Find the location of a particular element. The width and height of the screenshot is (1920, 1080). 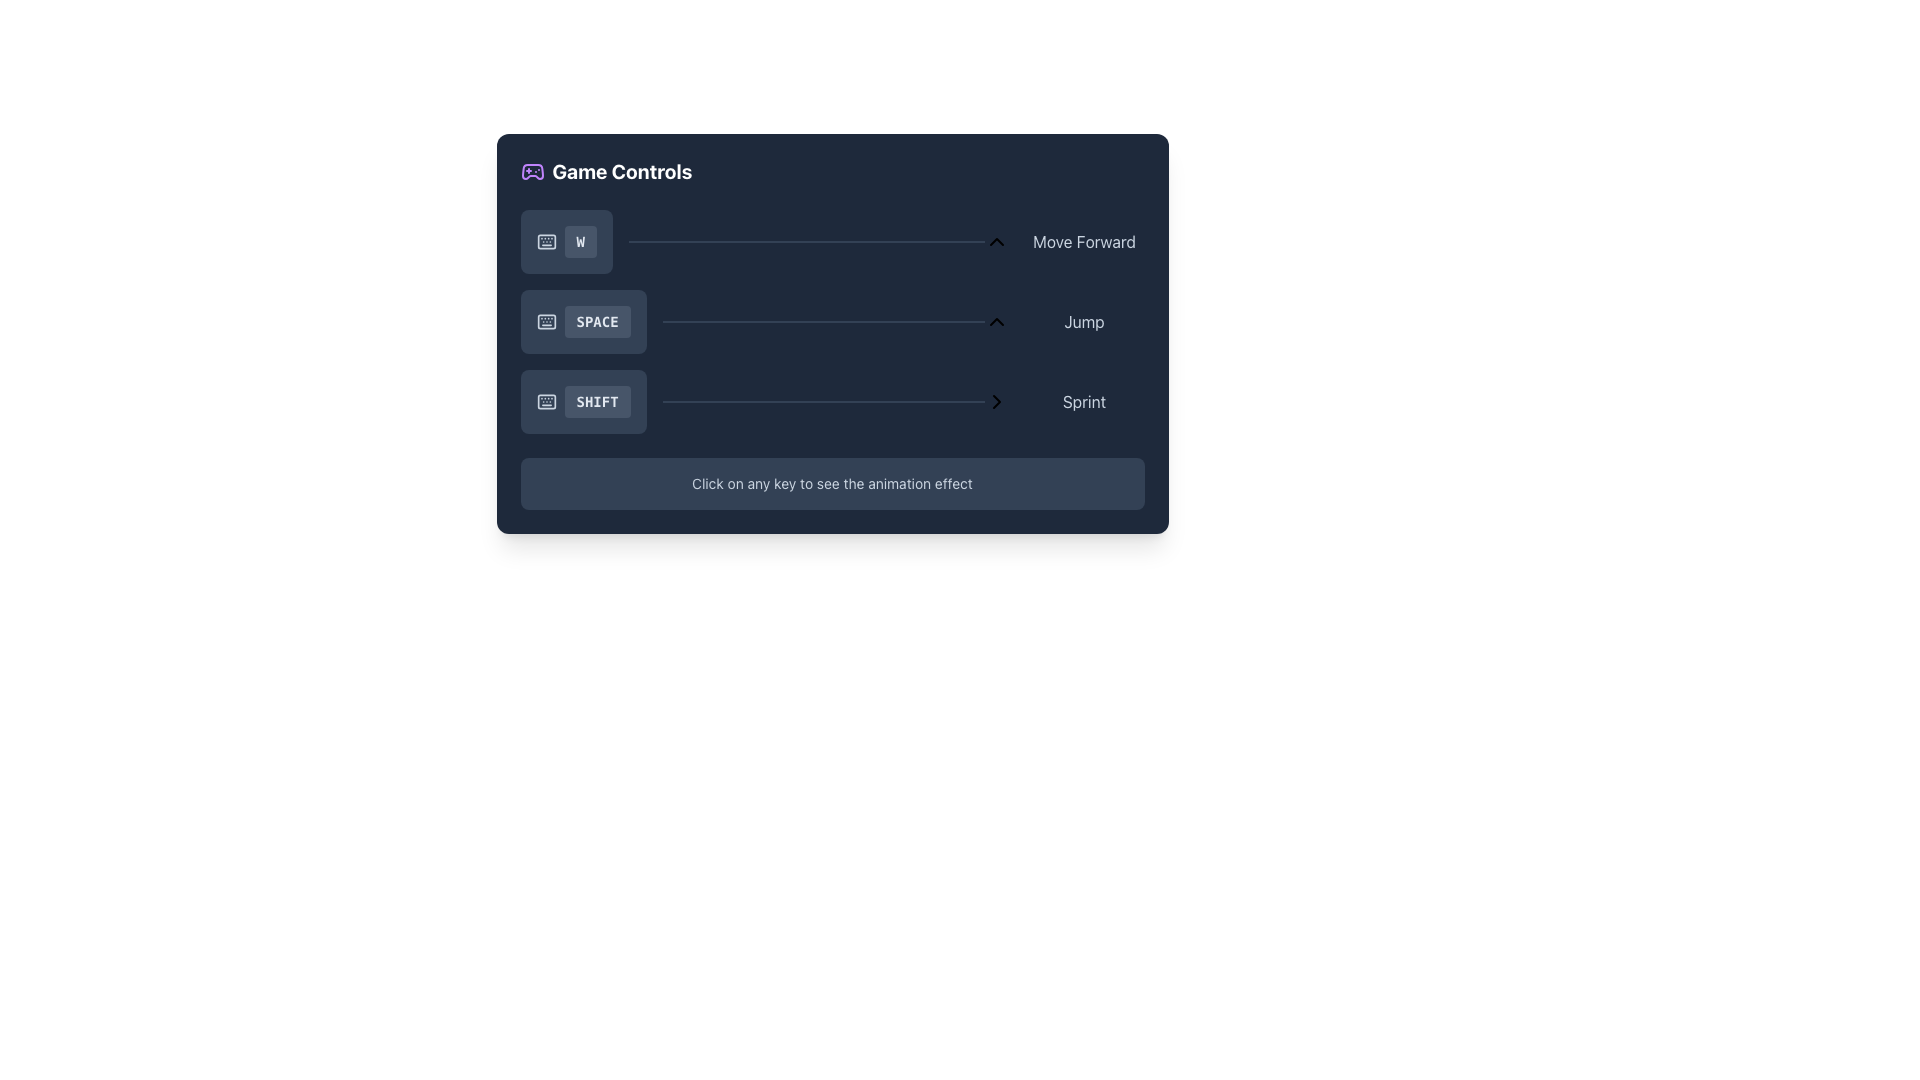

the 'SHIFT' button located in the bottom-most row of a column of similar buttons for selecting it is located at coordinates (596, 401).